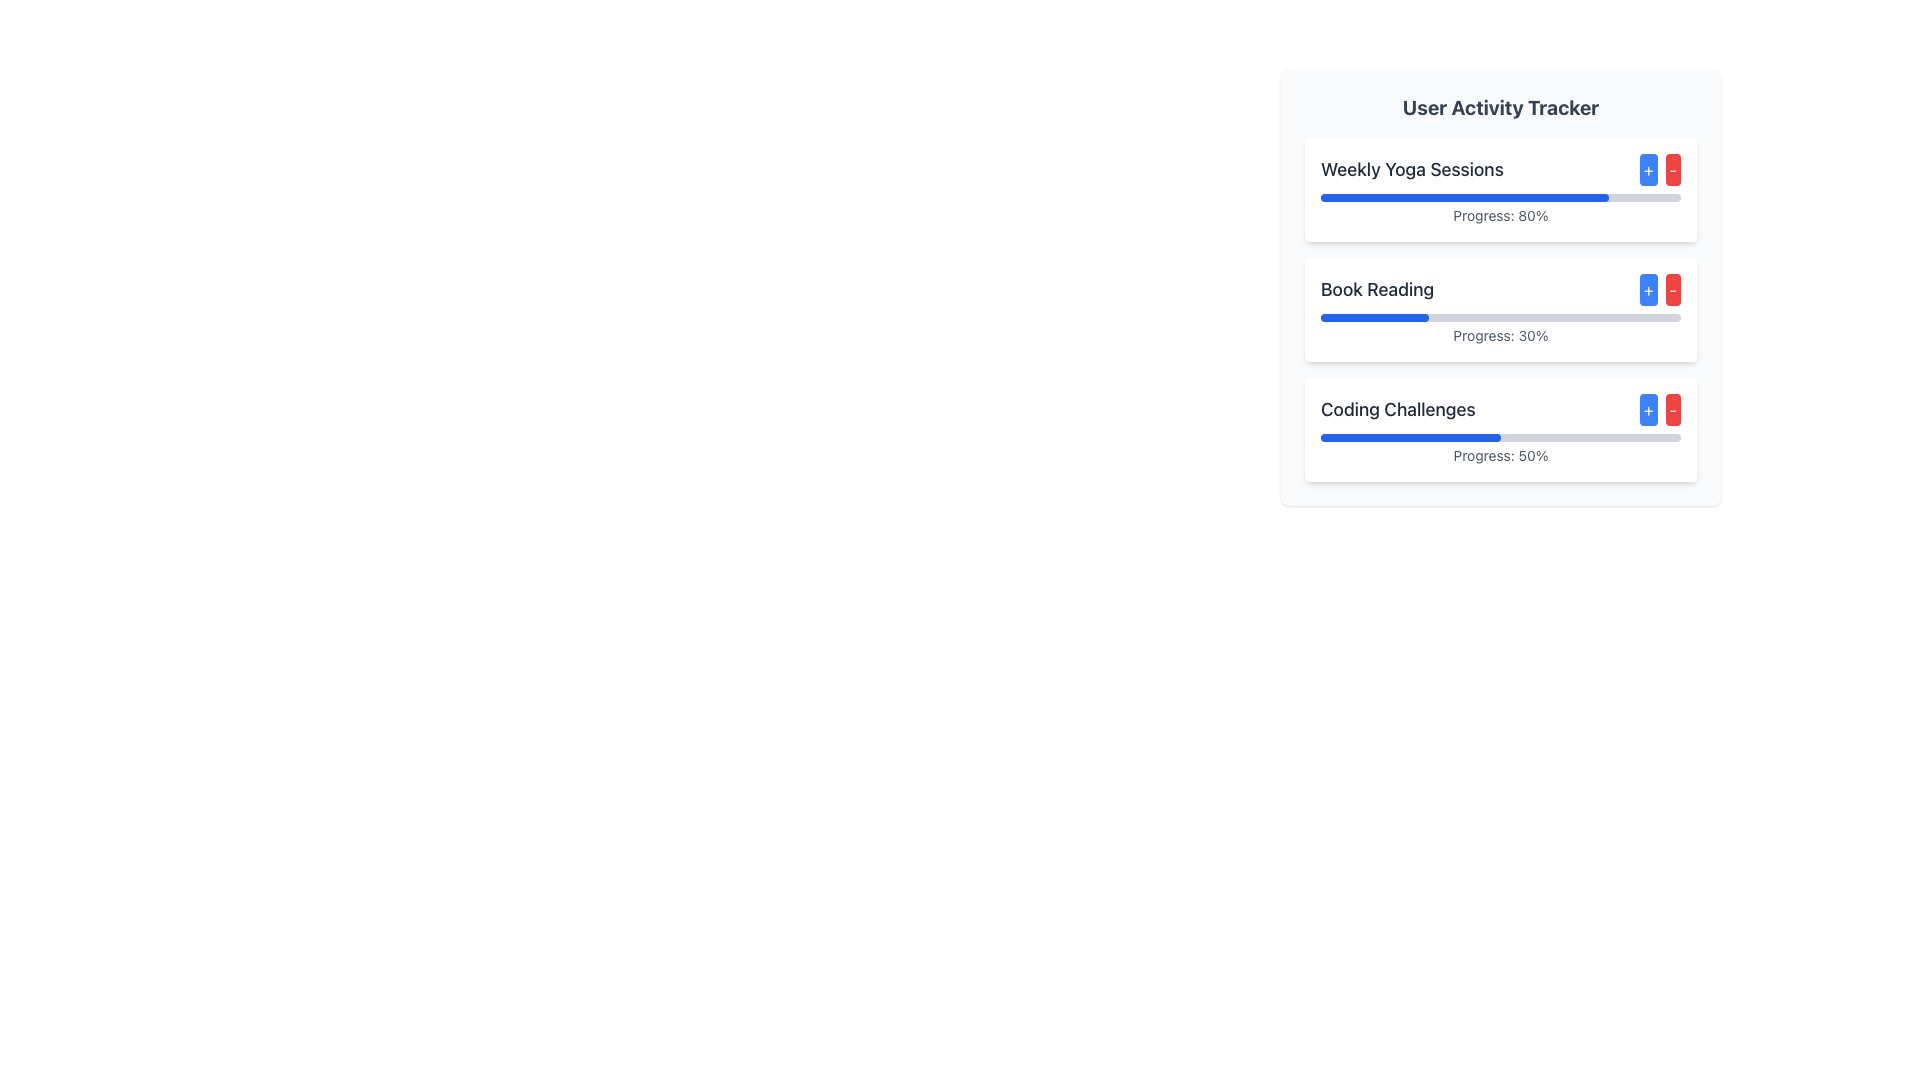  What do you see at coordinates (1397, 408) in the screenshot?
I see `the text label displaying 'Coding Challenges', which is prominently styled in bold dark gray font within the third card of progress trackers, located above a progress bar` at bounding box center [1397, 408].